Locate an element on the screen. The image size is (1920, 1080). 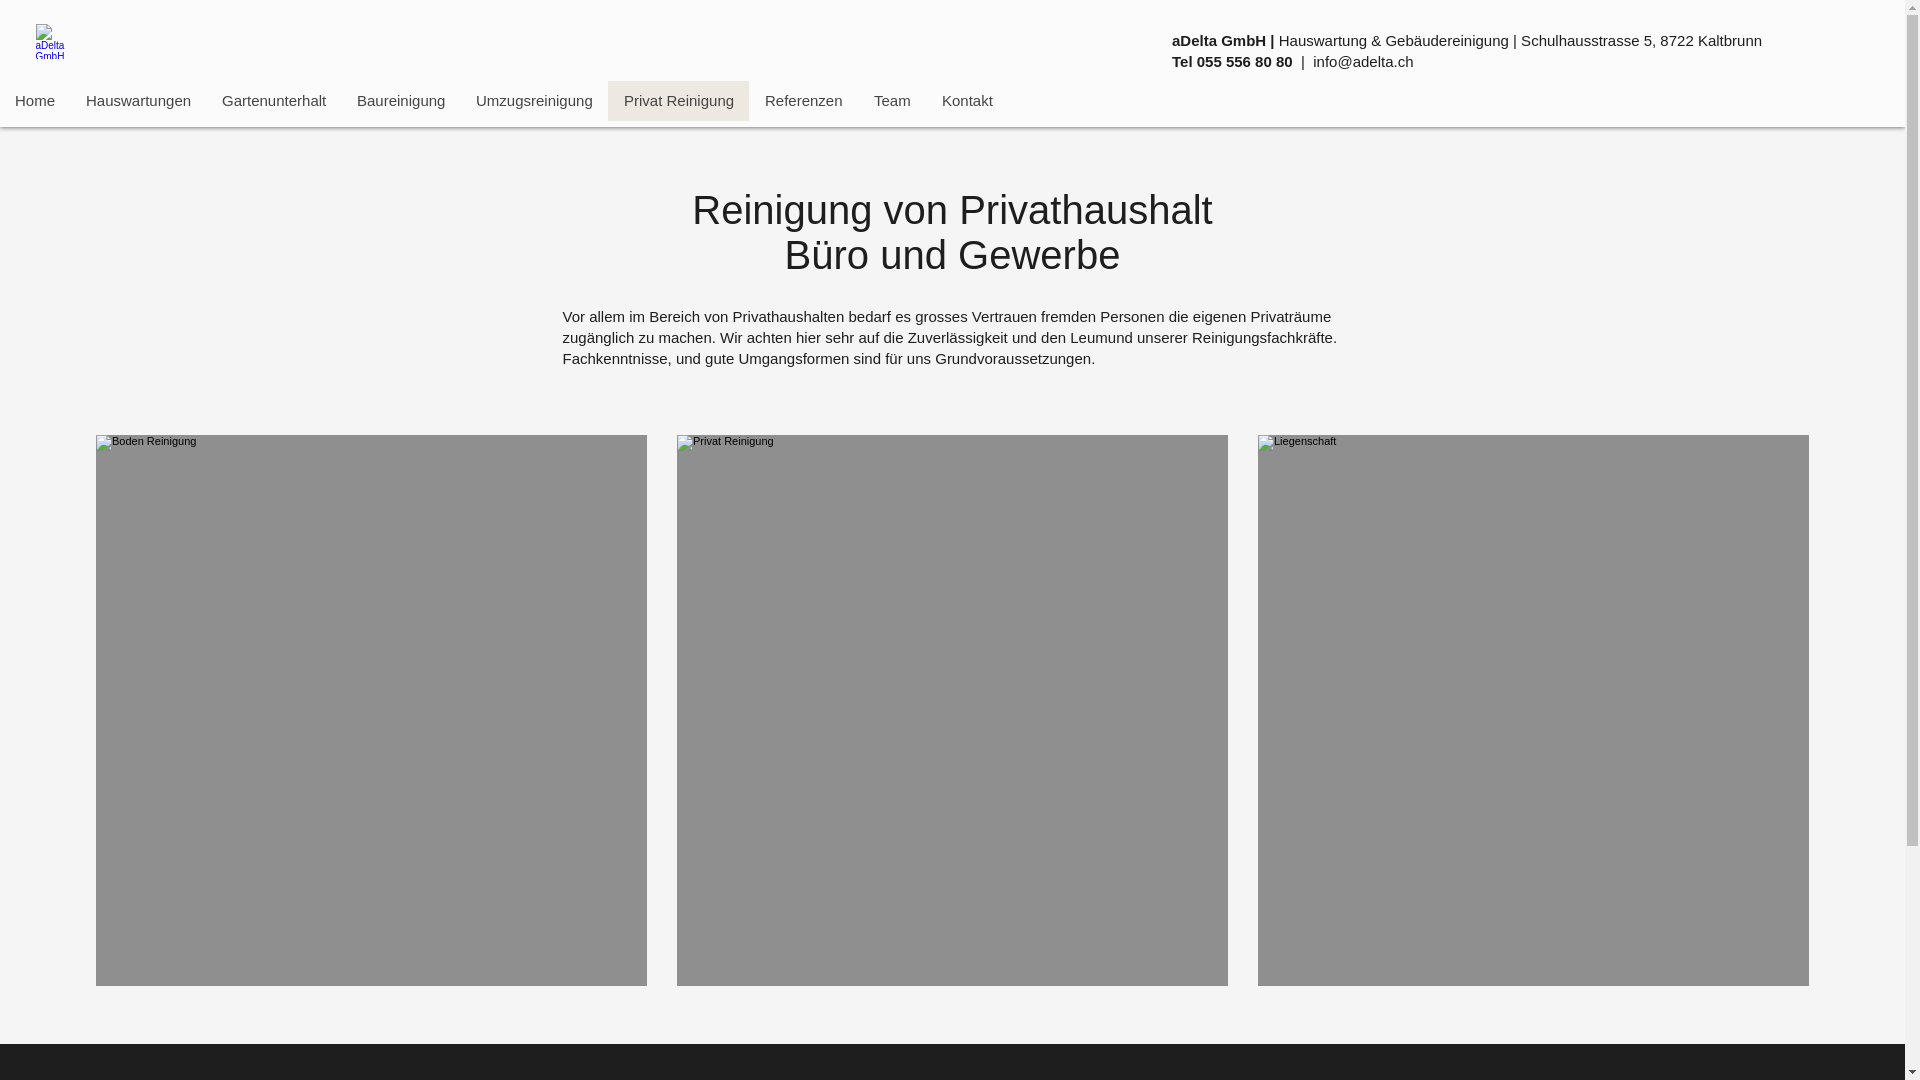
'Home' is located at coordinates (34, 100).